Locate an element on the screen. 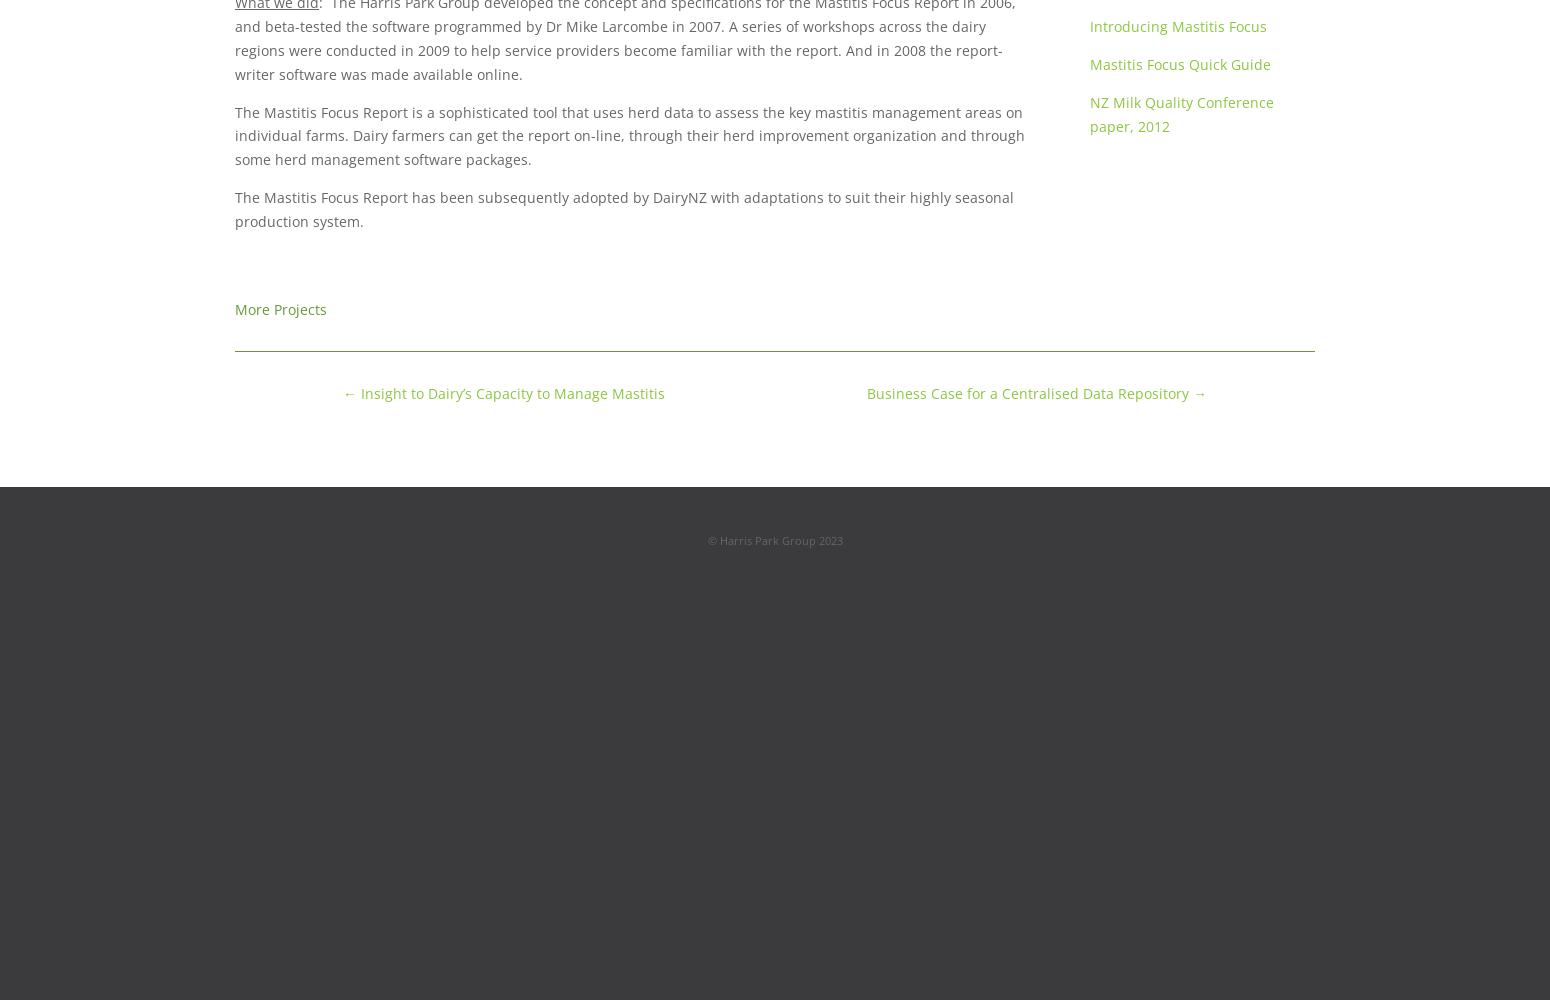 The image size is (1550, 1000). 'Mastitis Focus Quick Guide' is located at coordinates (1179, 62).